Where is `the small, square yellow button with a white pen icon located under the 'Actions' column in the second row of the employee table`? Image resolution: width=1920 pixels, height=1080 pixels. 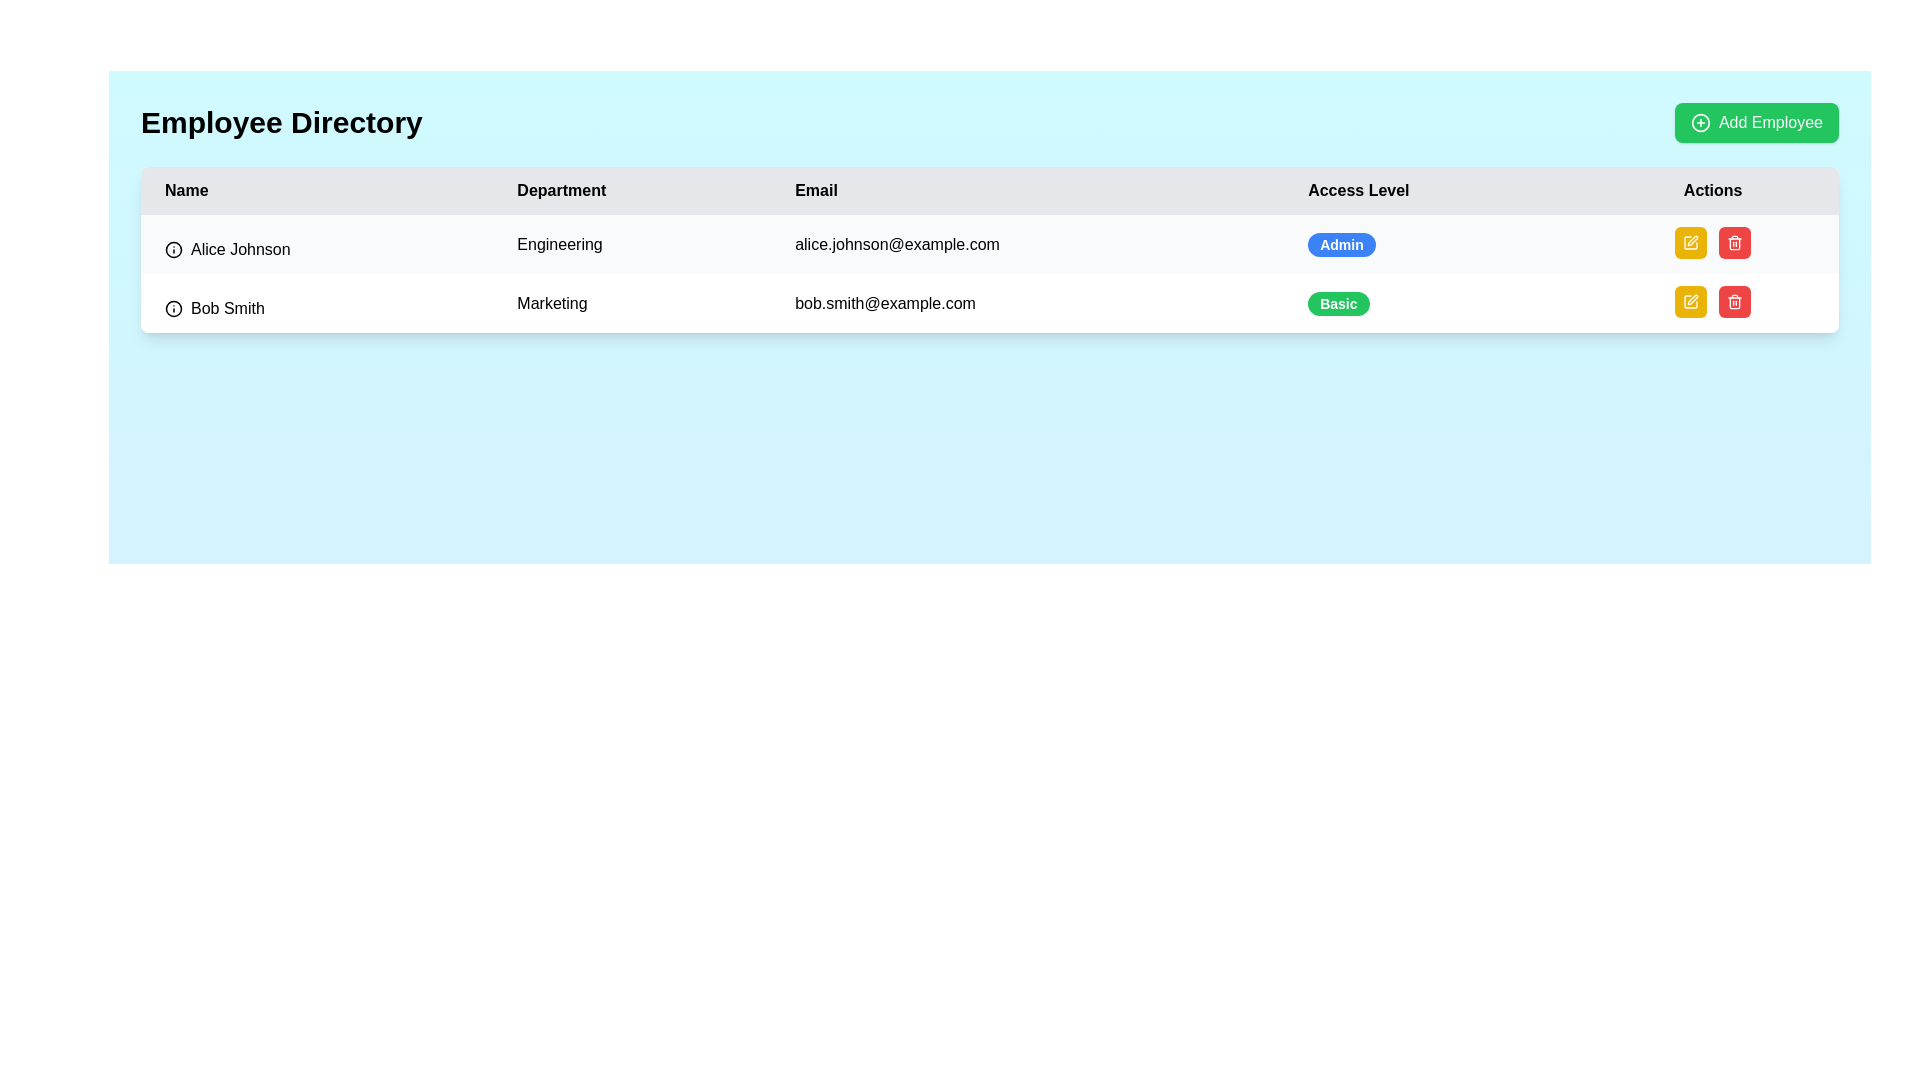
the small, square yellow button with a white pen icon located under the 'Actions' column in the second row of the employee table is located at coordinates (1690, 301).